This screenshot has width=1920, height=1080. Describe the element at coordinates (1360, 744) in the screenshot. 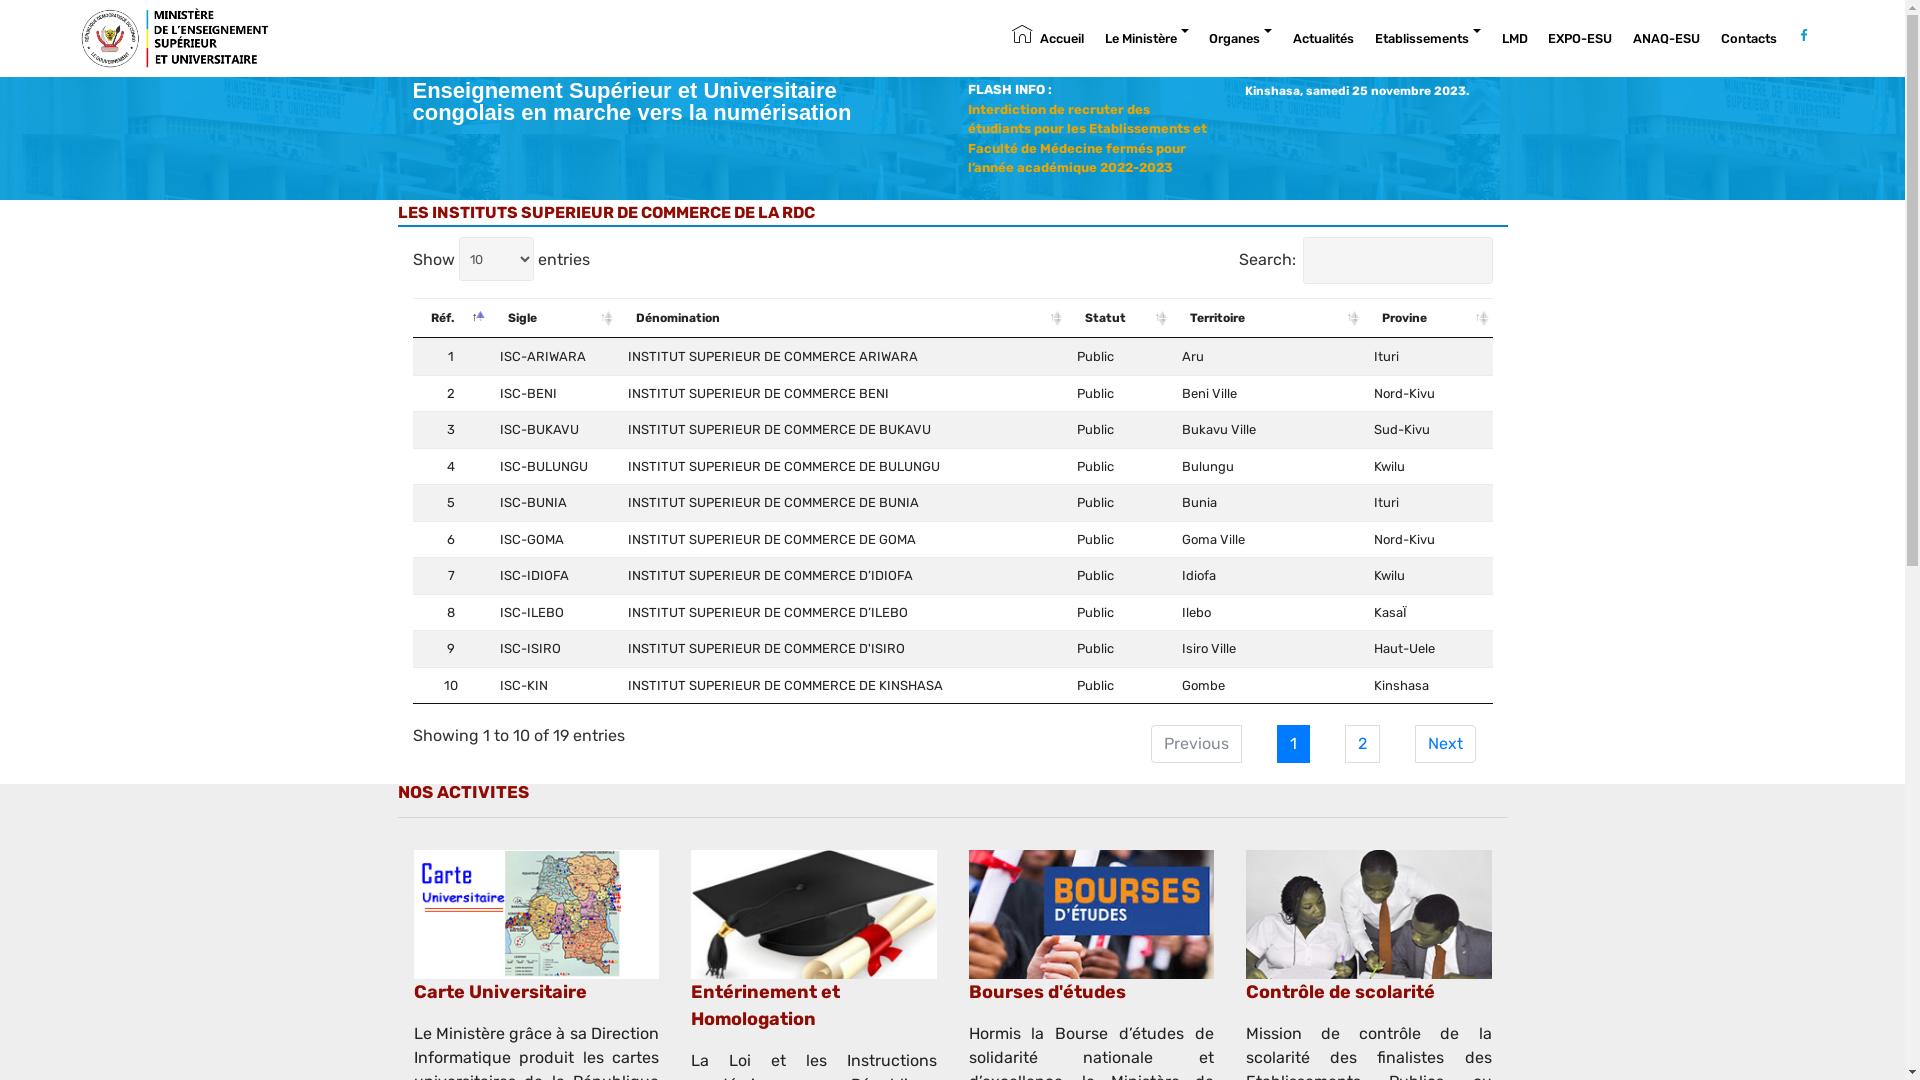

I see `'2'` at that location.